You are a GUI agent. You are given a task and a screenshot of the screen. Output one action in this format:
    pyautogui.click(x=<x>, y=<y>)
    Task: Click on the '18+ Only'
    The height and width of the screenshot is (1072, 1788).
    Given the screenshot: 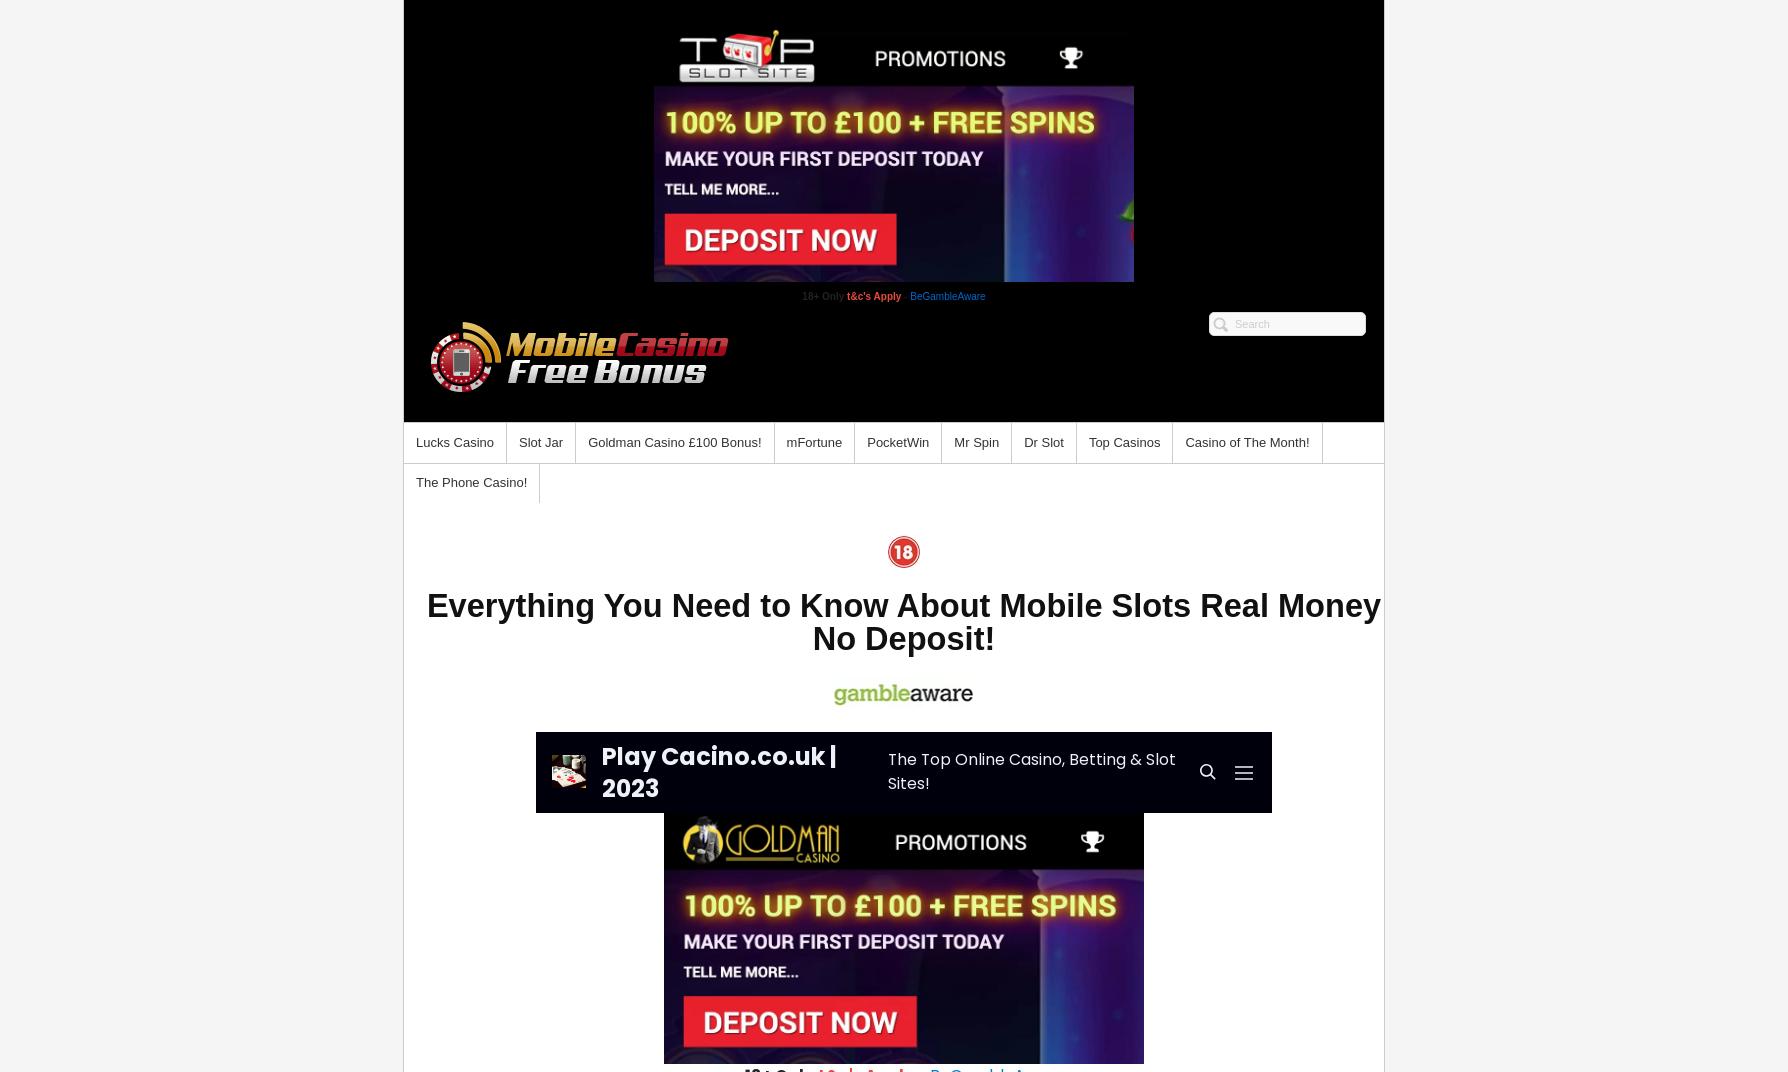 What is the action you would take?
    pyautogui.click(x=822, y=295)
    